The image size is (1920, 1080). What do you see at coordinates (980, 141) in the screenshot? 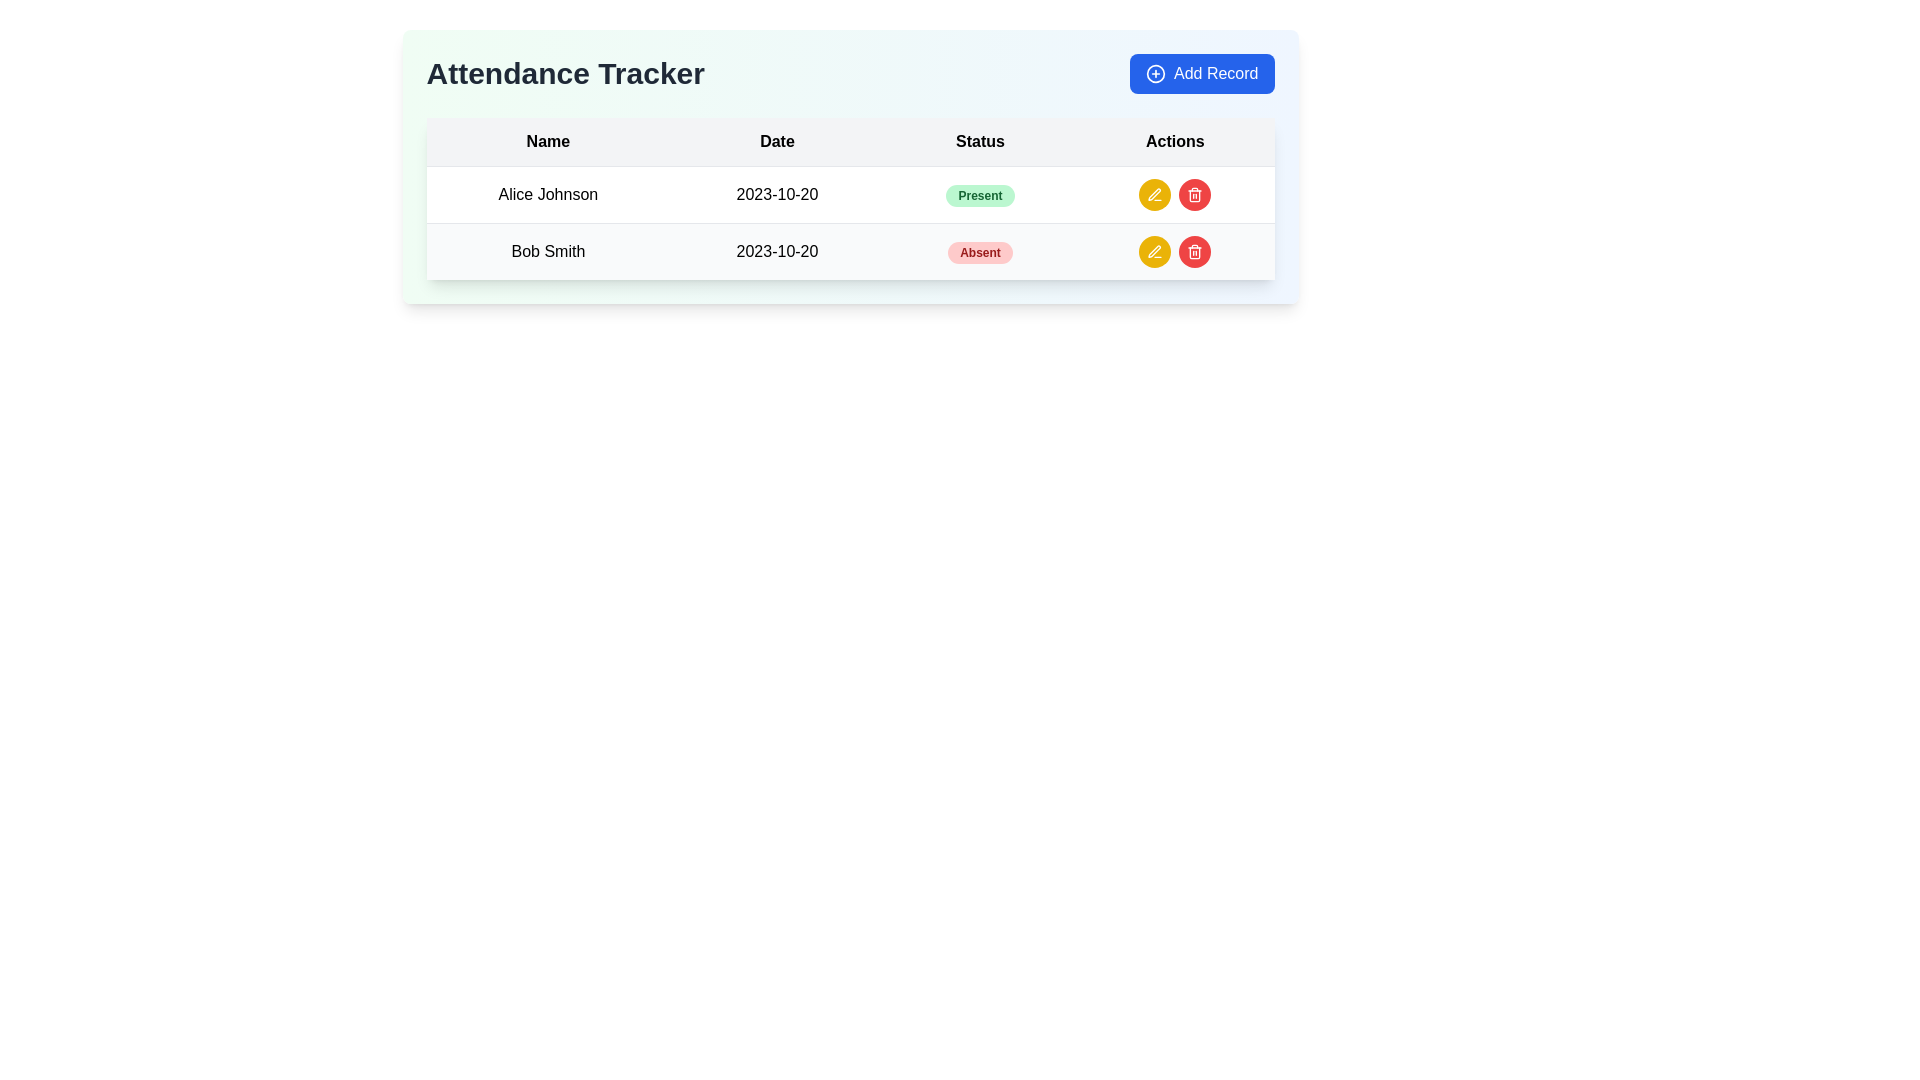
I see `the 'Status' column header cell in the table, which is the third header located between the 'Date' and 'Actions' columns` at bounding box center [980, 141].